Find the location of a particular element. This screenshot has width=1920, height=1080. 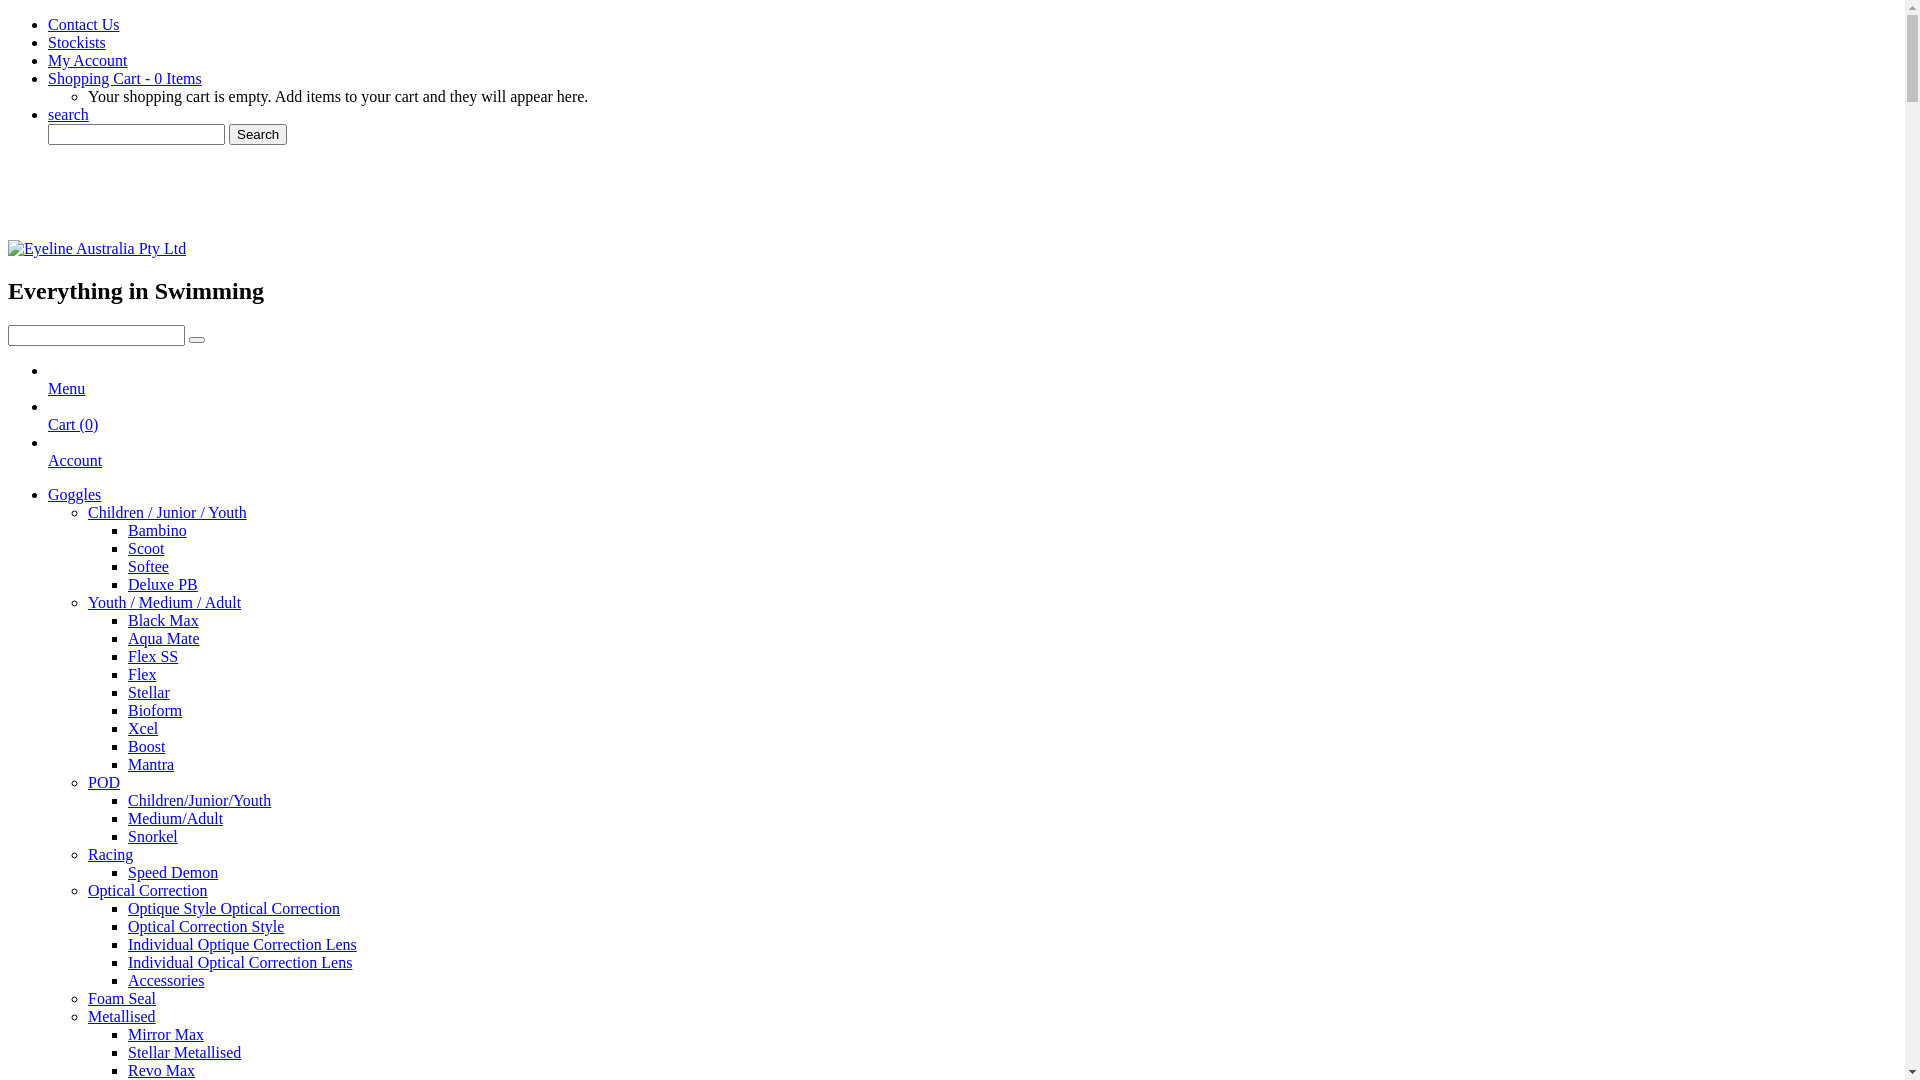

'Flex' is located at coordinates (127, 674).